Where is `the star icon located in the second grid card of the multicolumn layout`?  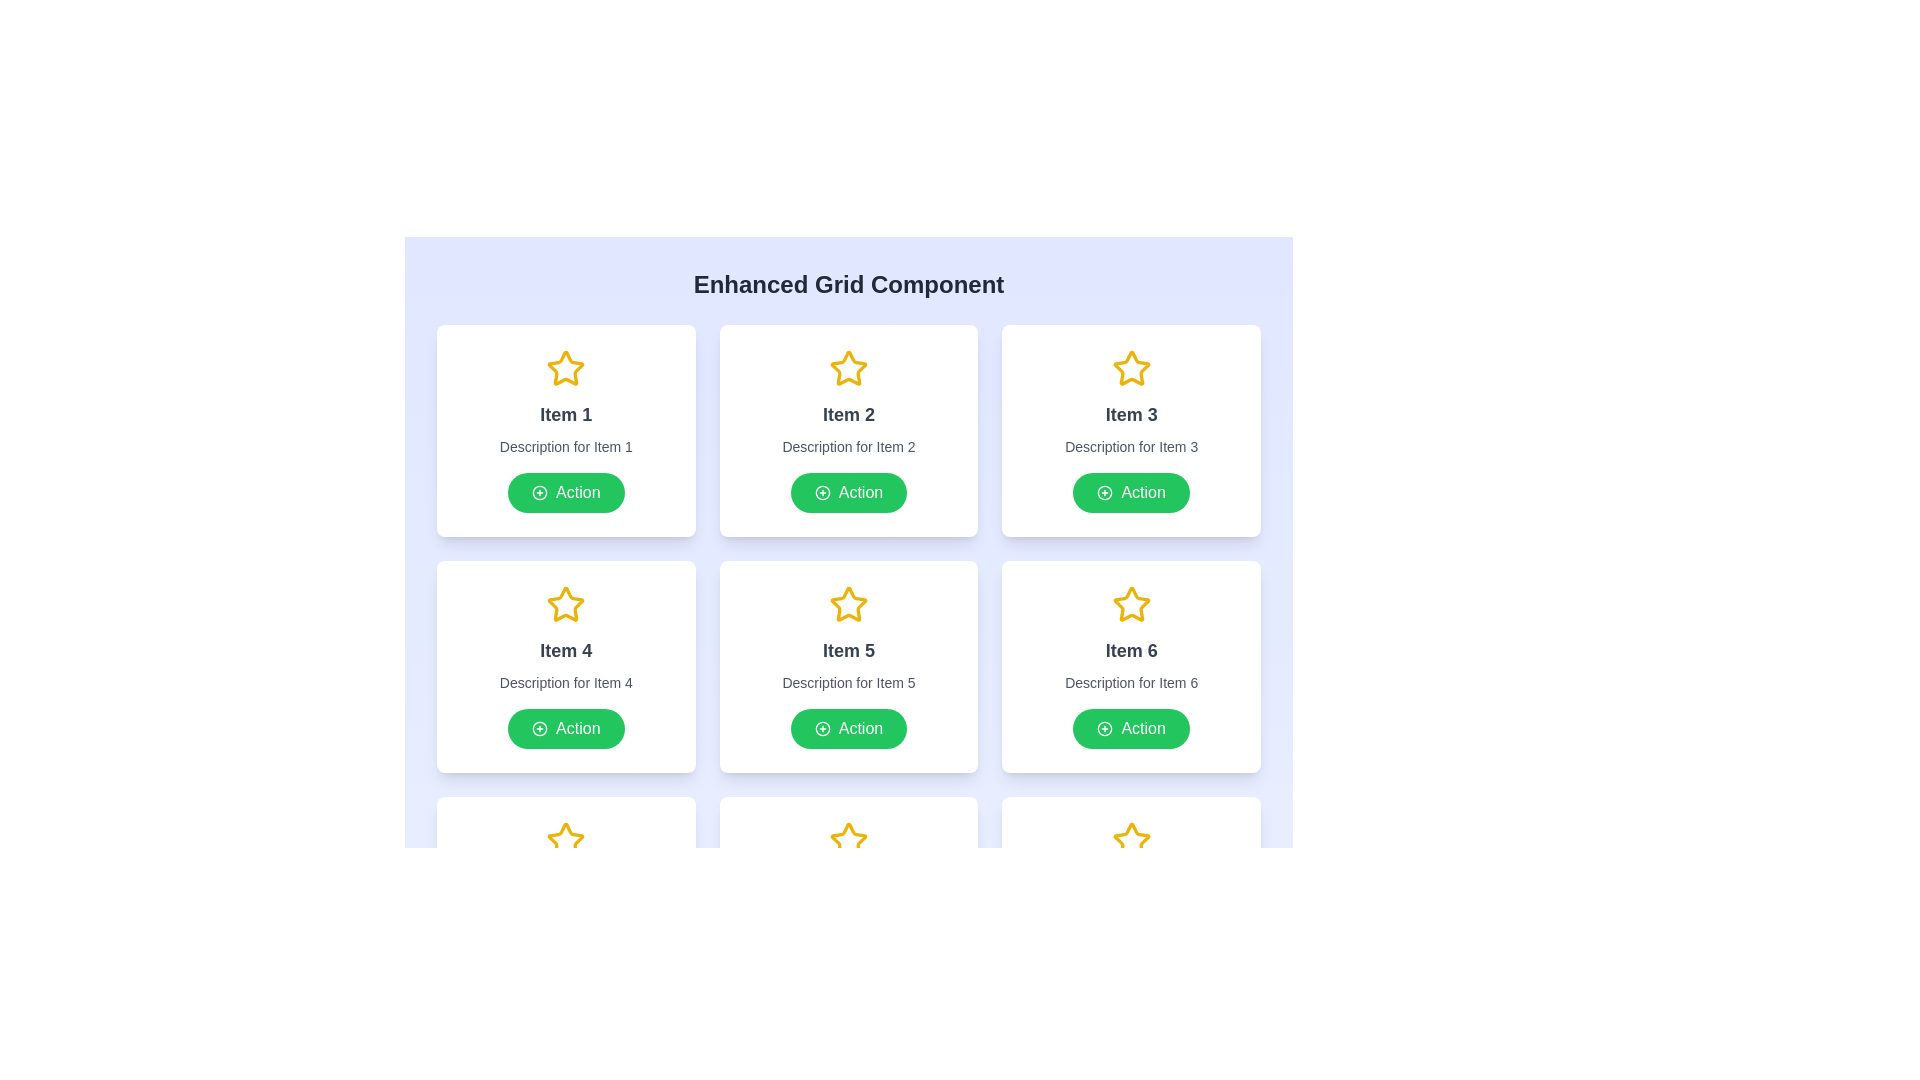
the star icon located in the second grid card of the multicolumn layout is located at coordinates (849, 369).